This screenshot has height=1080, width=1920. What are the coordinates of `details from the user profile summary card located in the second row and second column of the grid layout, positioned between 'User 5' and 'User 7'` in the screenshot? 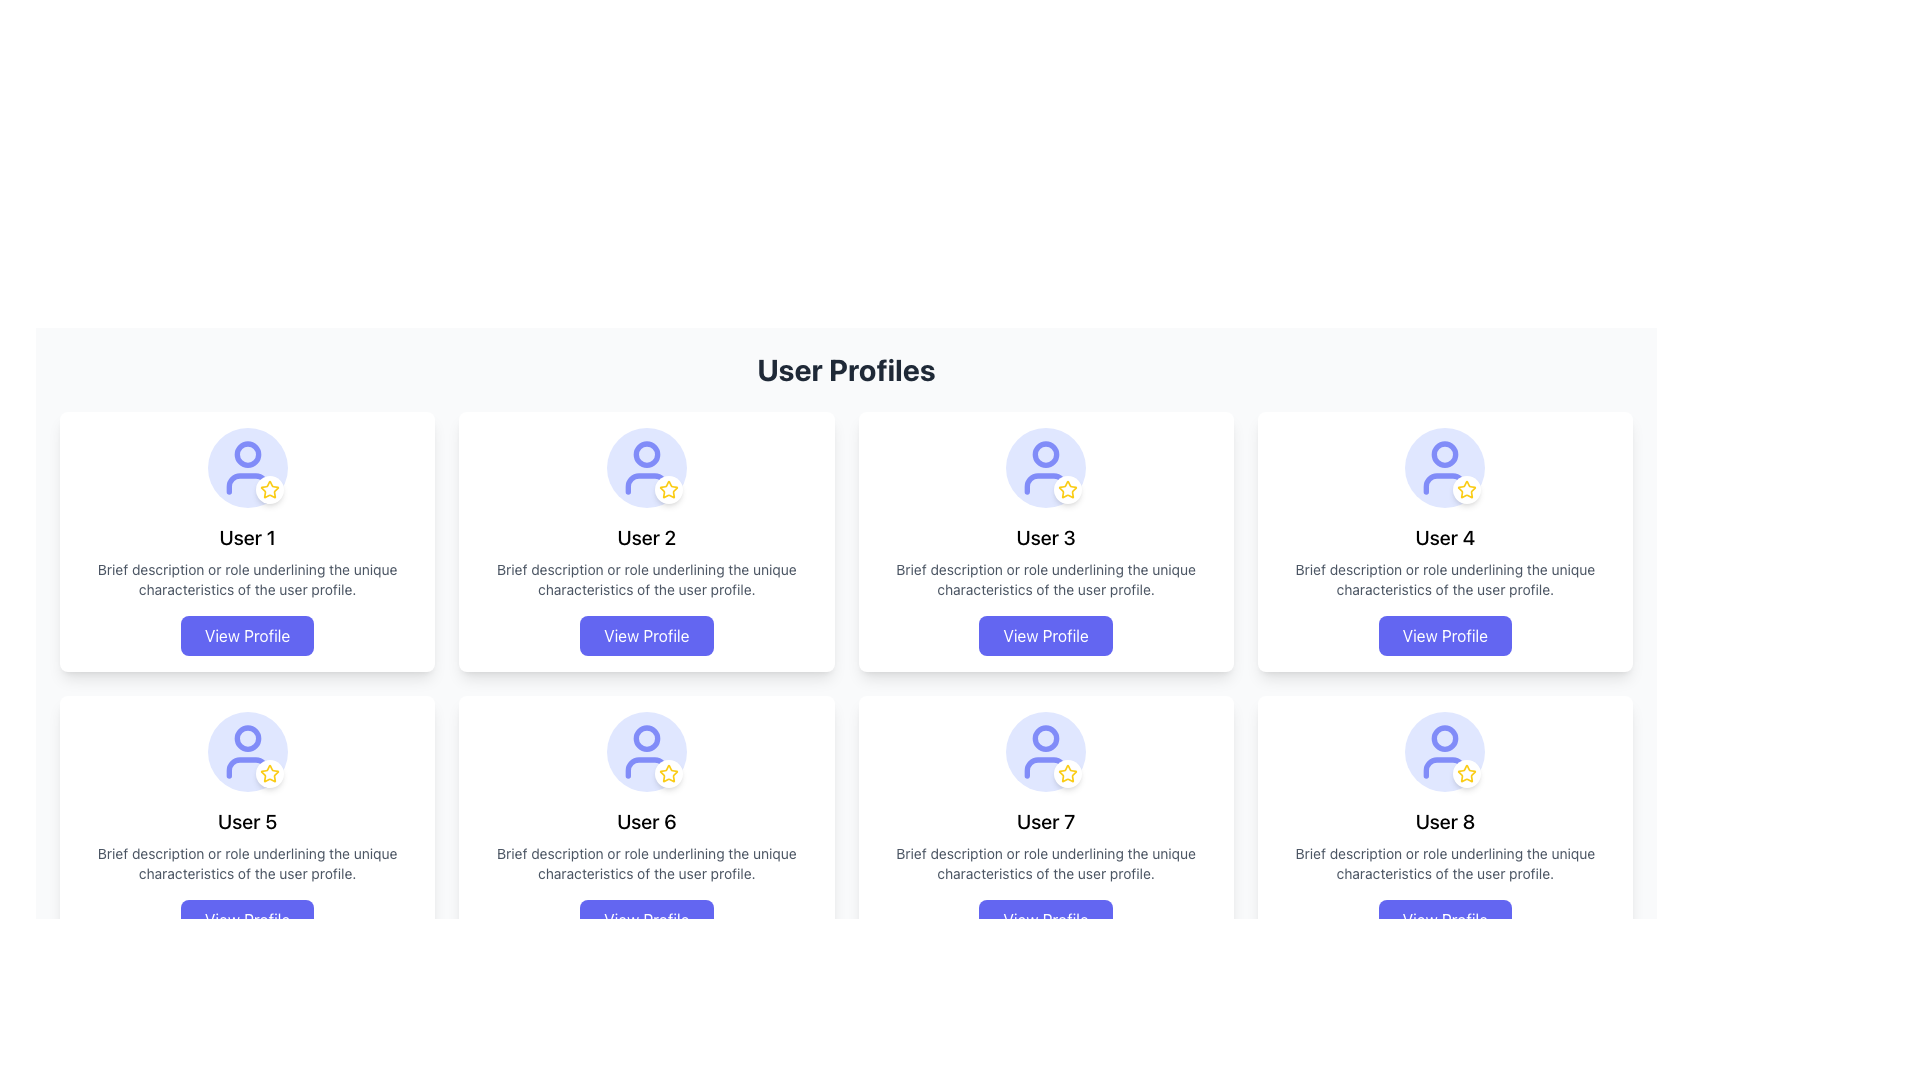 It's located at (646, 825).